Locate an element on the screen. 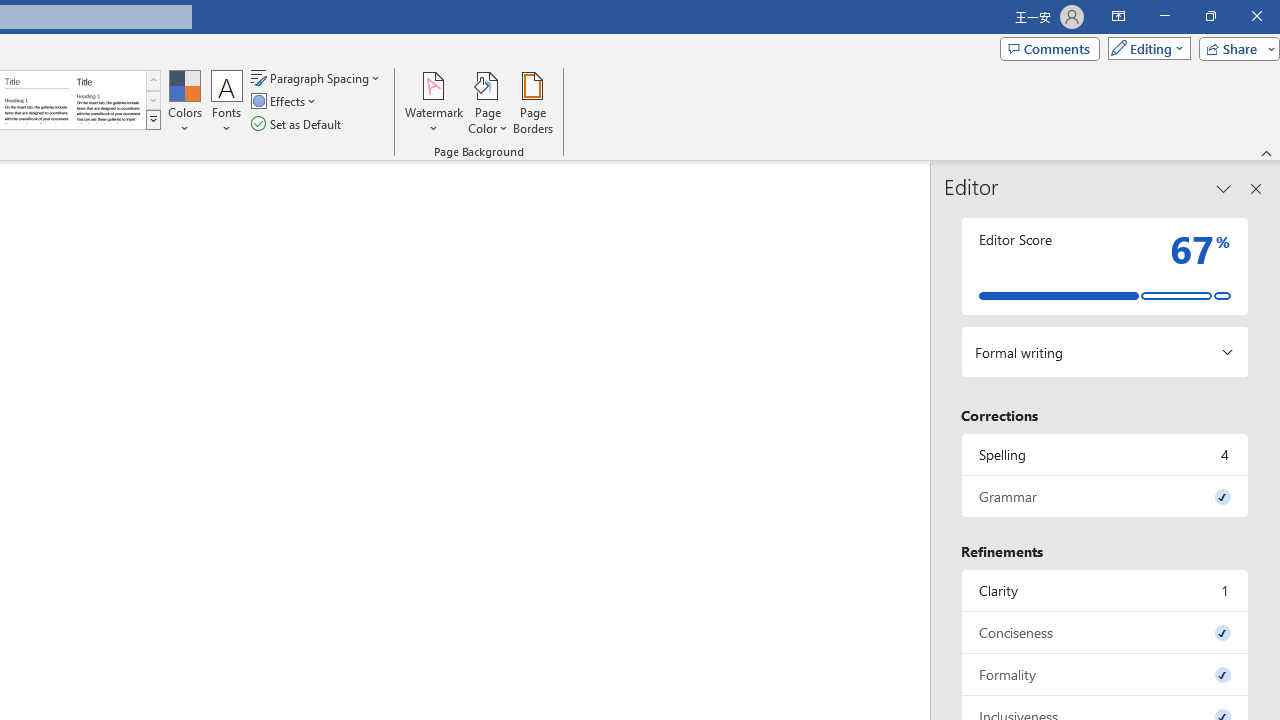  'Row up' is located at coordinates (152, 79).